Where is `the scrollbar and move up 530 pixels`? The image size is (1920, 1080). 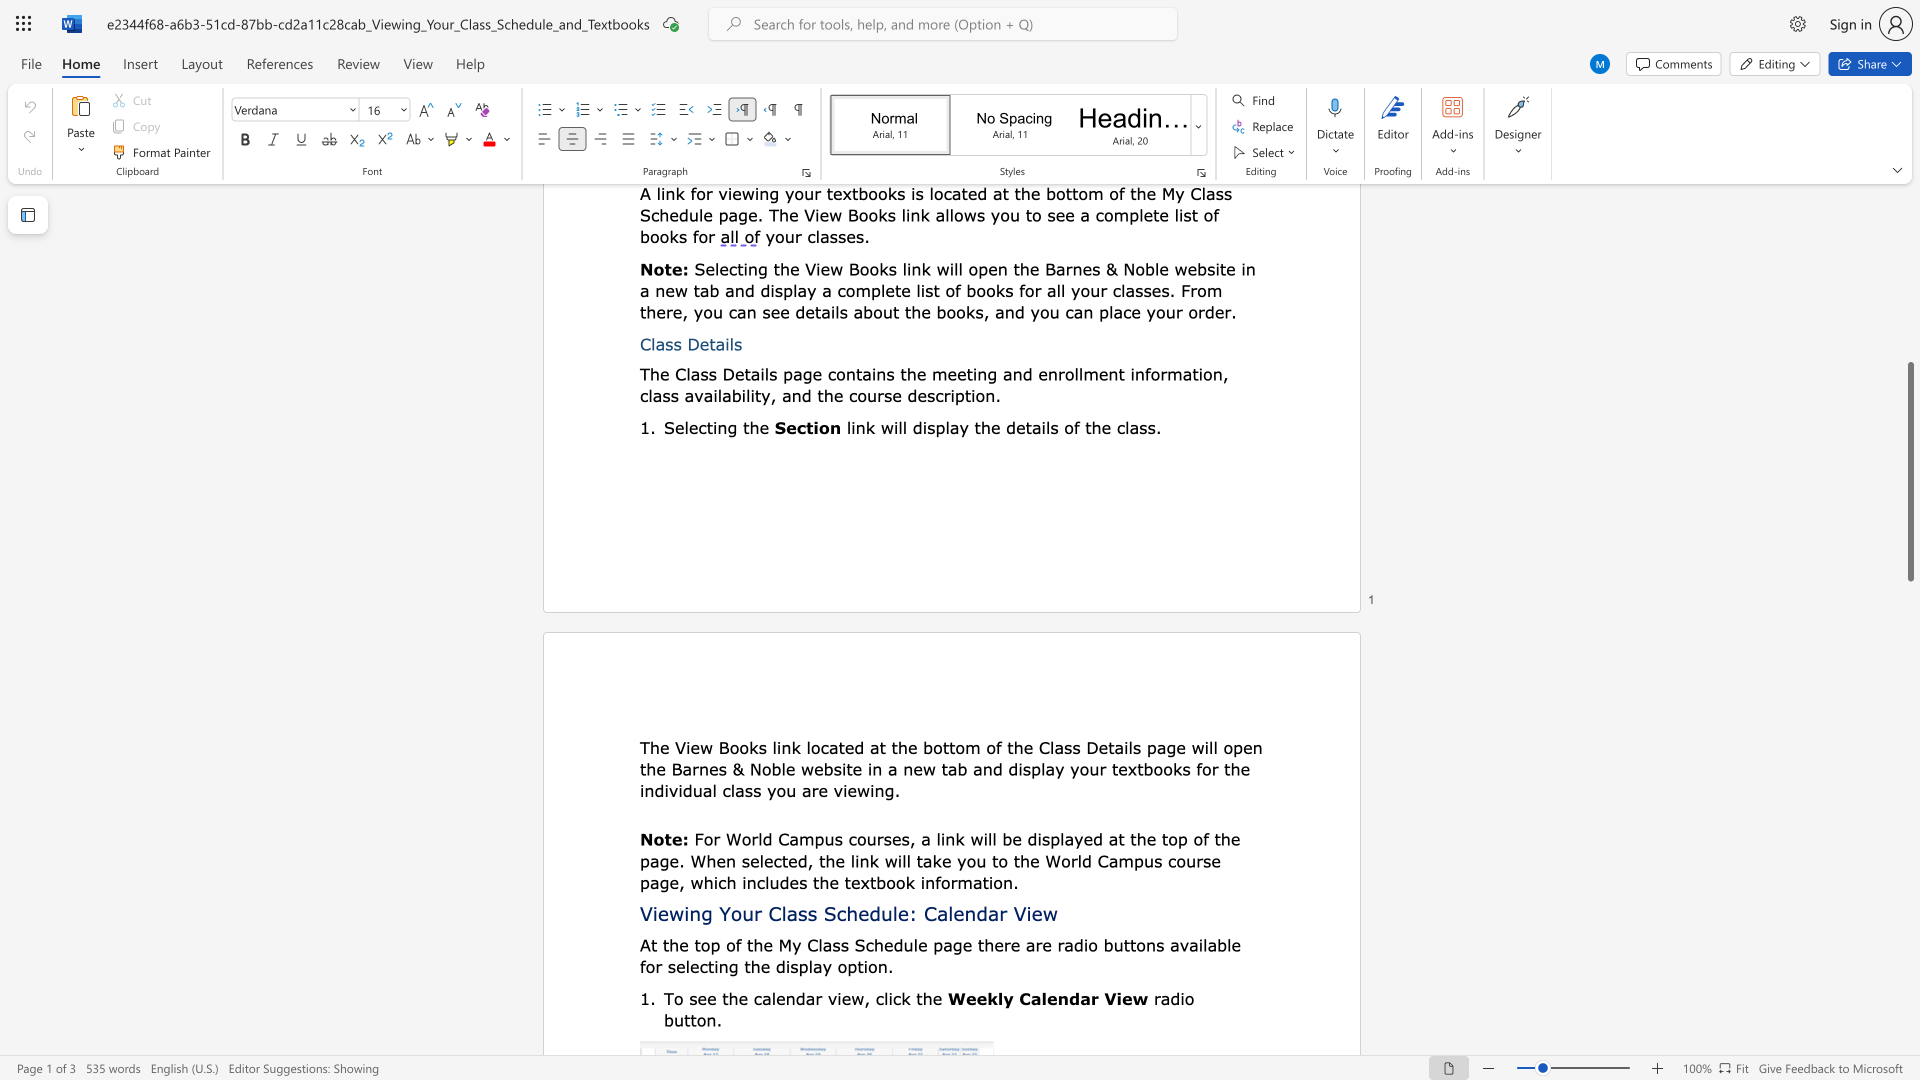 the scrollbar and move up 530 pixels is located at coordinates (1909, 472).